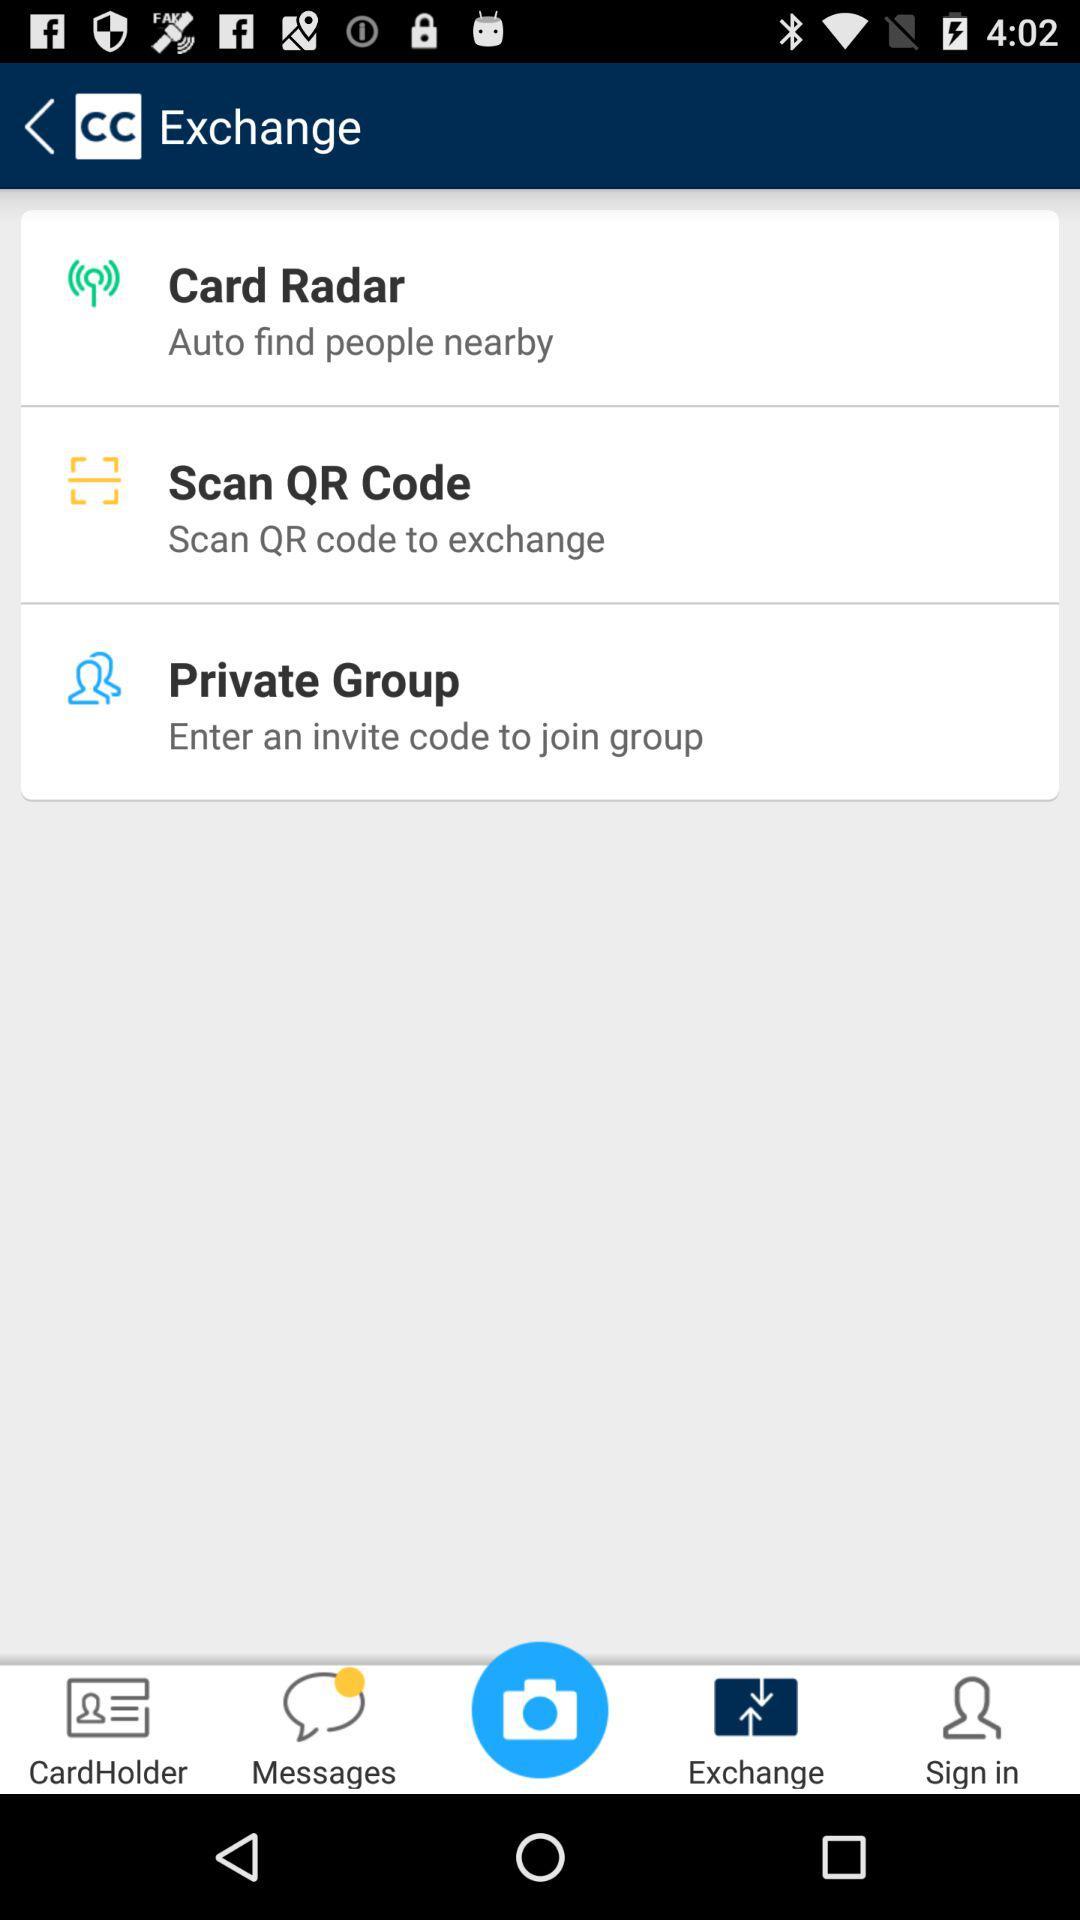 This screenshot has height=1920, width=1080. Describe the element at coordinates (971, 1726) in the screenshot. I see `icon to the right of the exchange icon` at that location.